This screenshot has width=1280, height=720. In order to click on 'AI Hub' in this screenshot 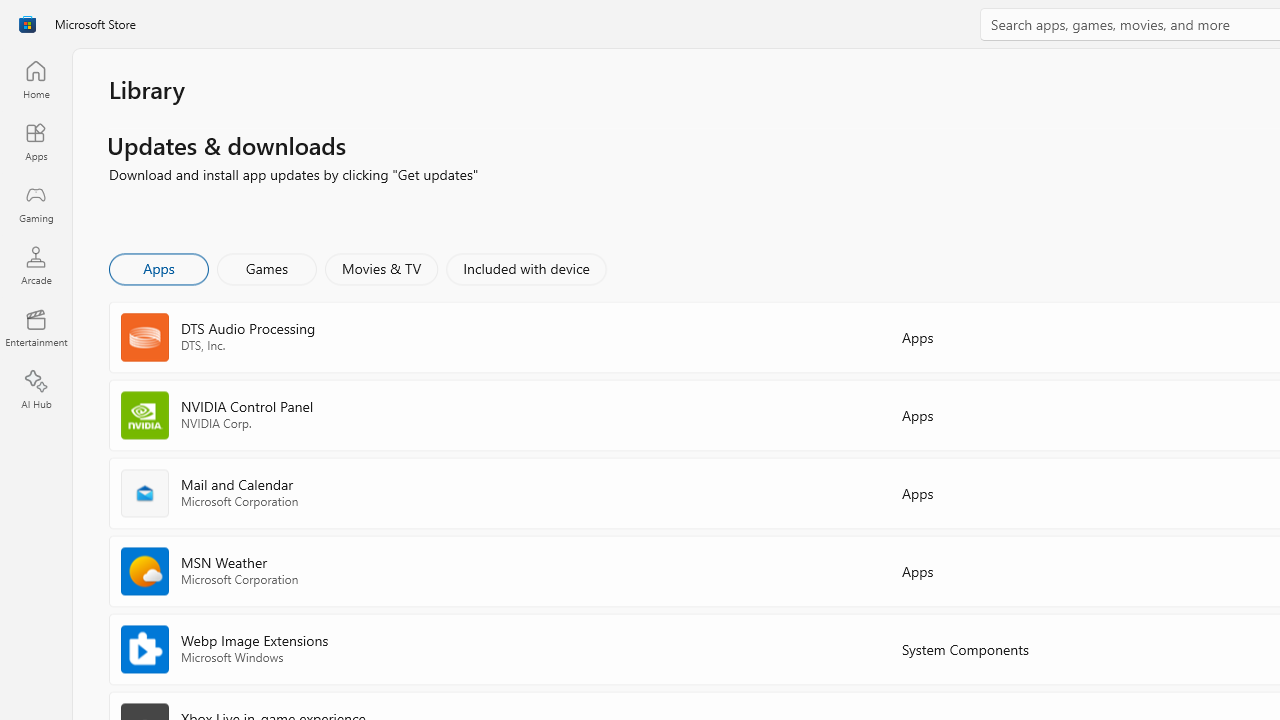, I will do `click(35, 390)`.